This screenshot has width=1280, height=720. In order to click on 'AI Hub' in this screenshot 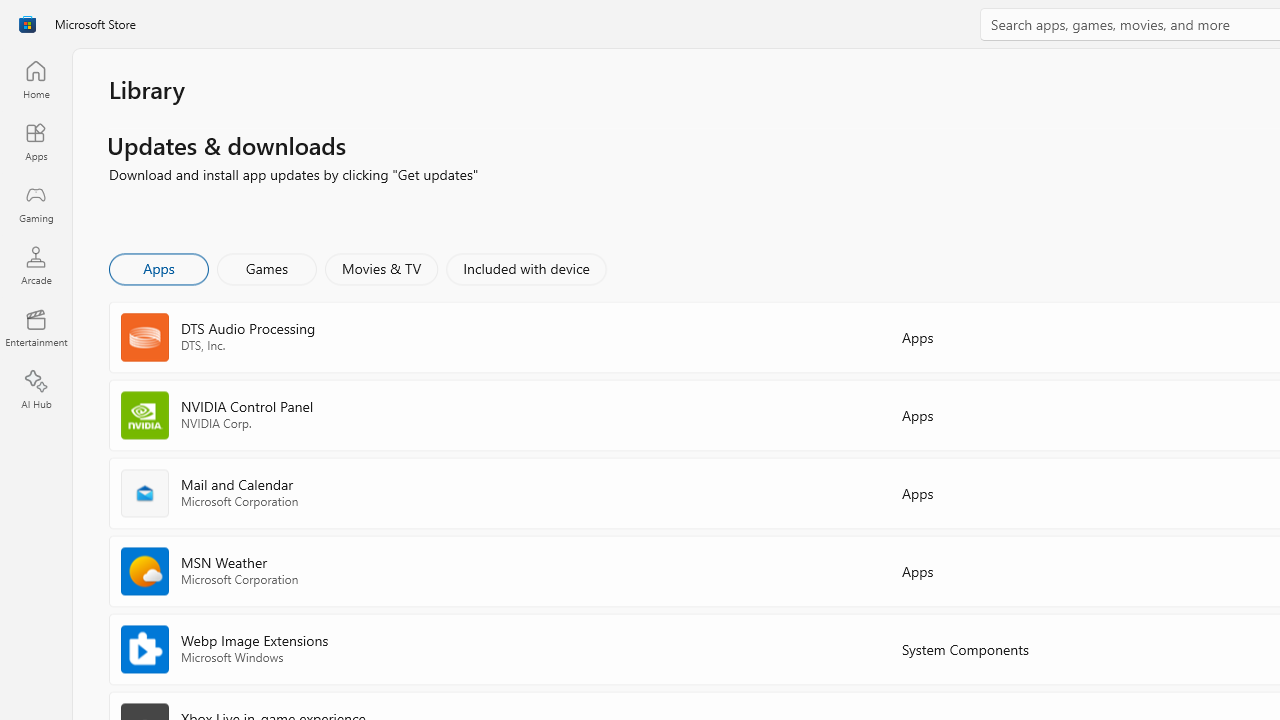, I will do `click(35, 390)`.